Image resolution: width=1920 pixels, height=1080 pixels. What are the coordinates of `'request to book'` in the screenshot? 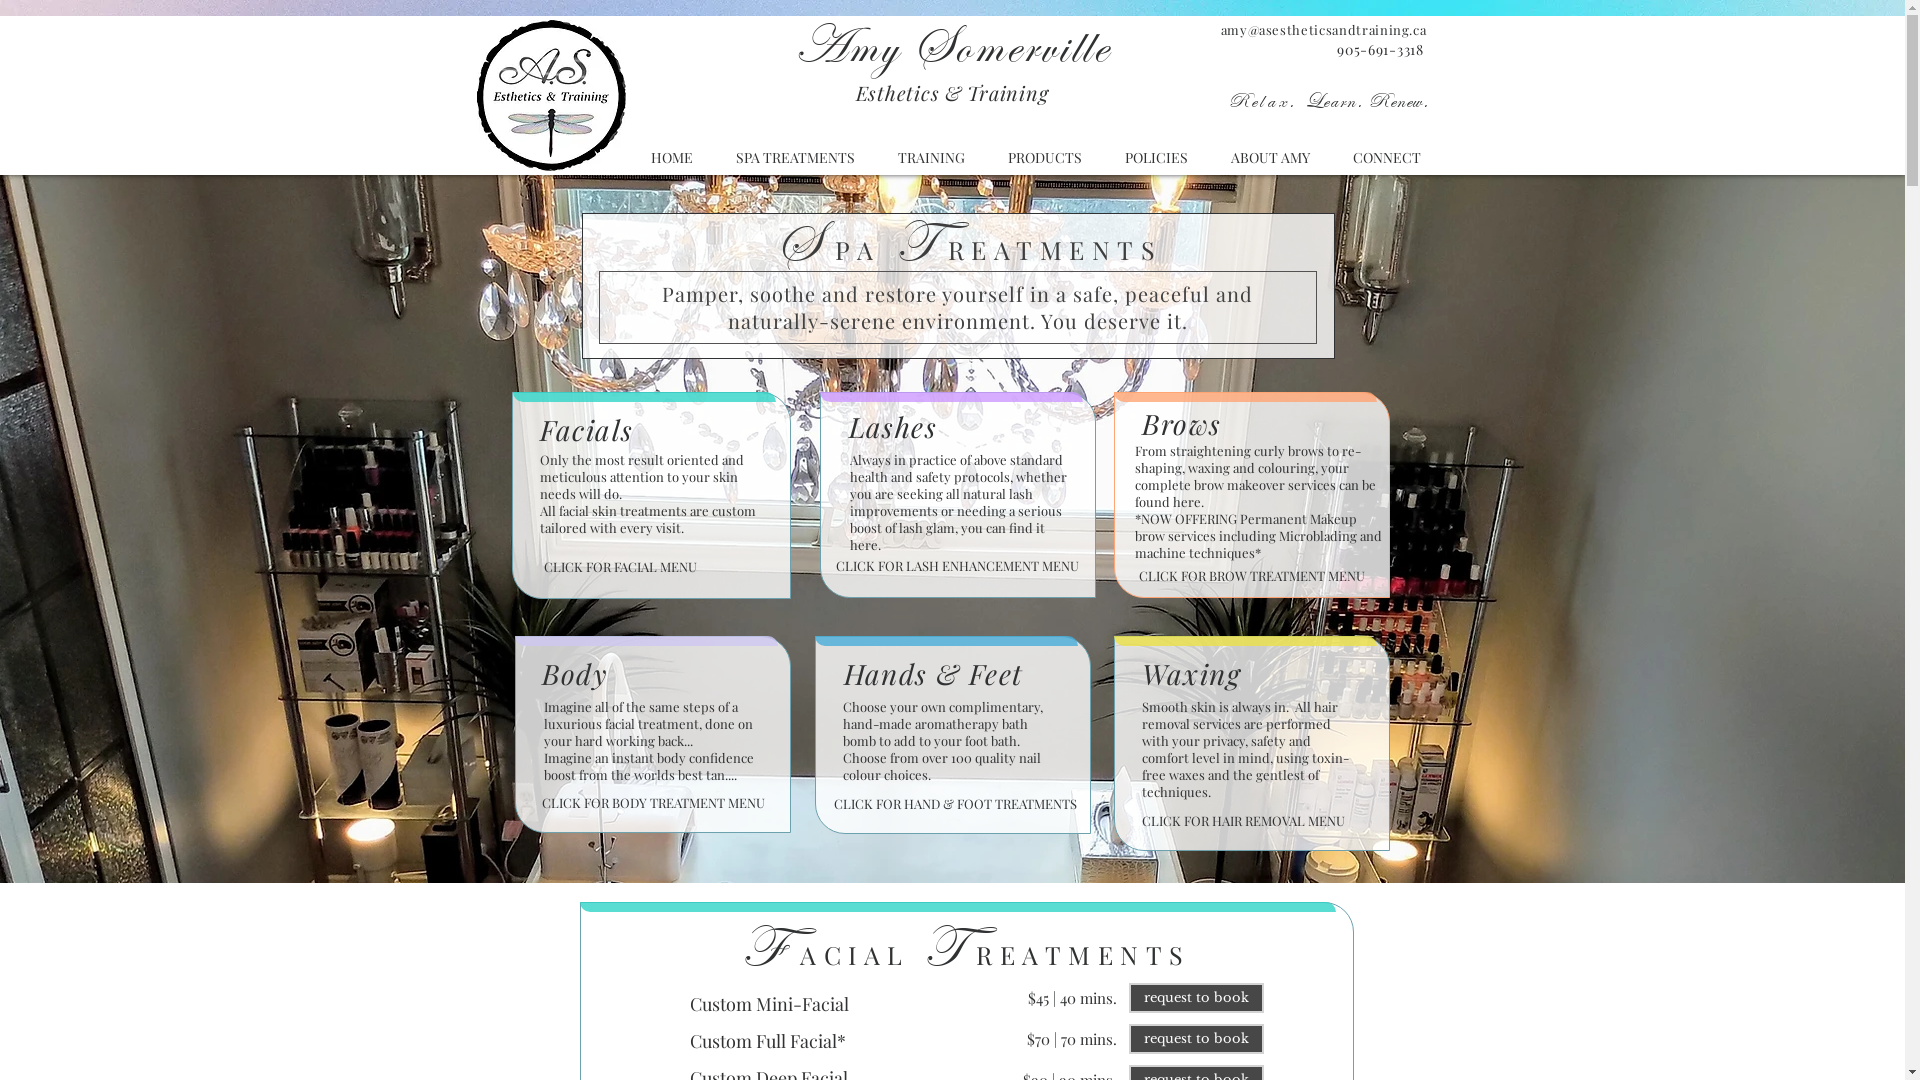 It's located at (1128, 1037).